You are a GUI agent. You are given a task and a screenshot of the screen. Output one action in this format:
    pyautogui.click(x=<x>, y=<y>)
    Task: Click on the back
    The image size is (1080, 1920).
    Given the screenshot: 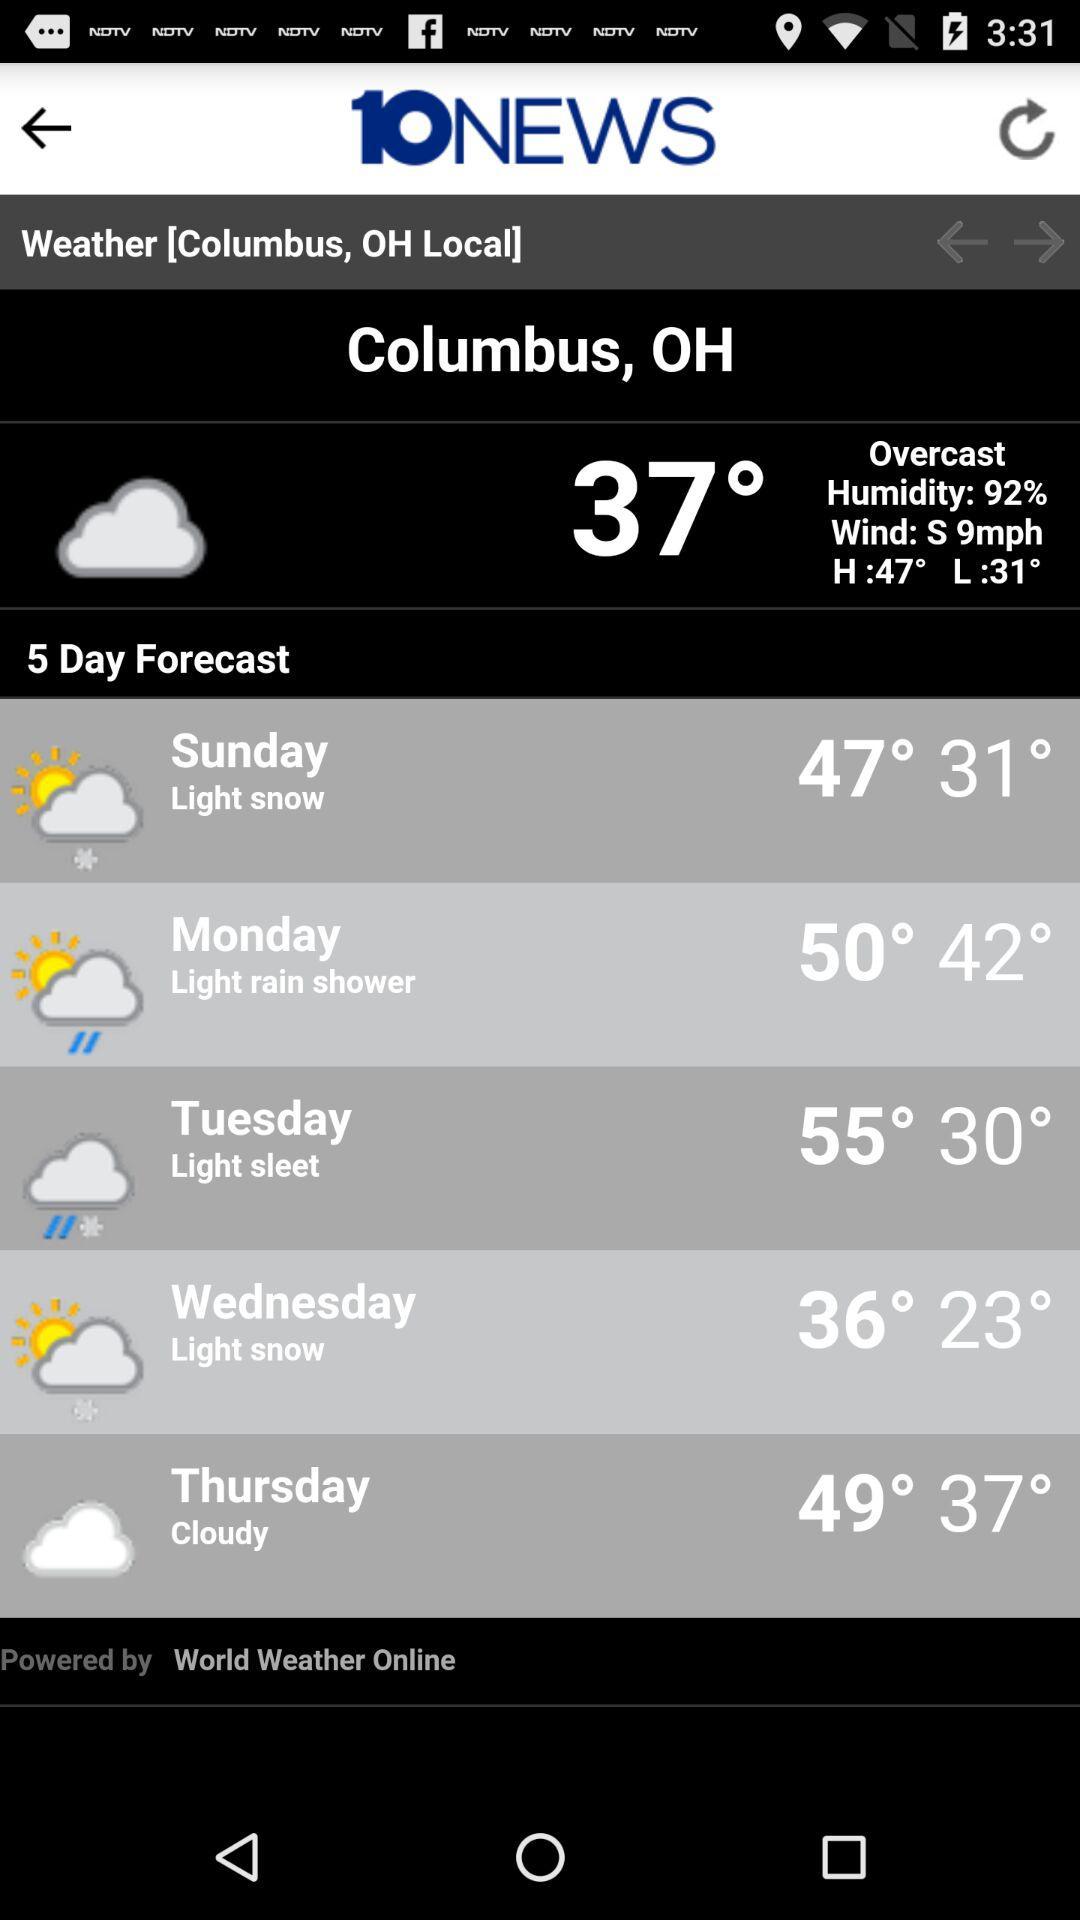 What is the action you would take?
    pyautogui.click(x=961, y=241)
    